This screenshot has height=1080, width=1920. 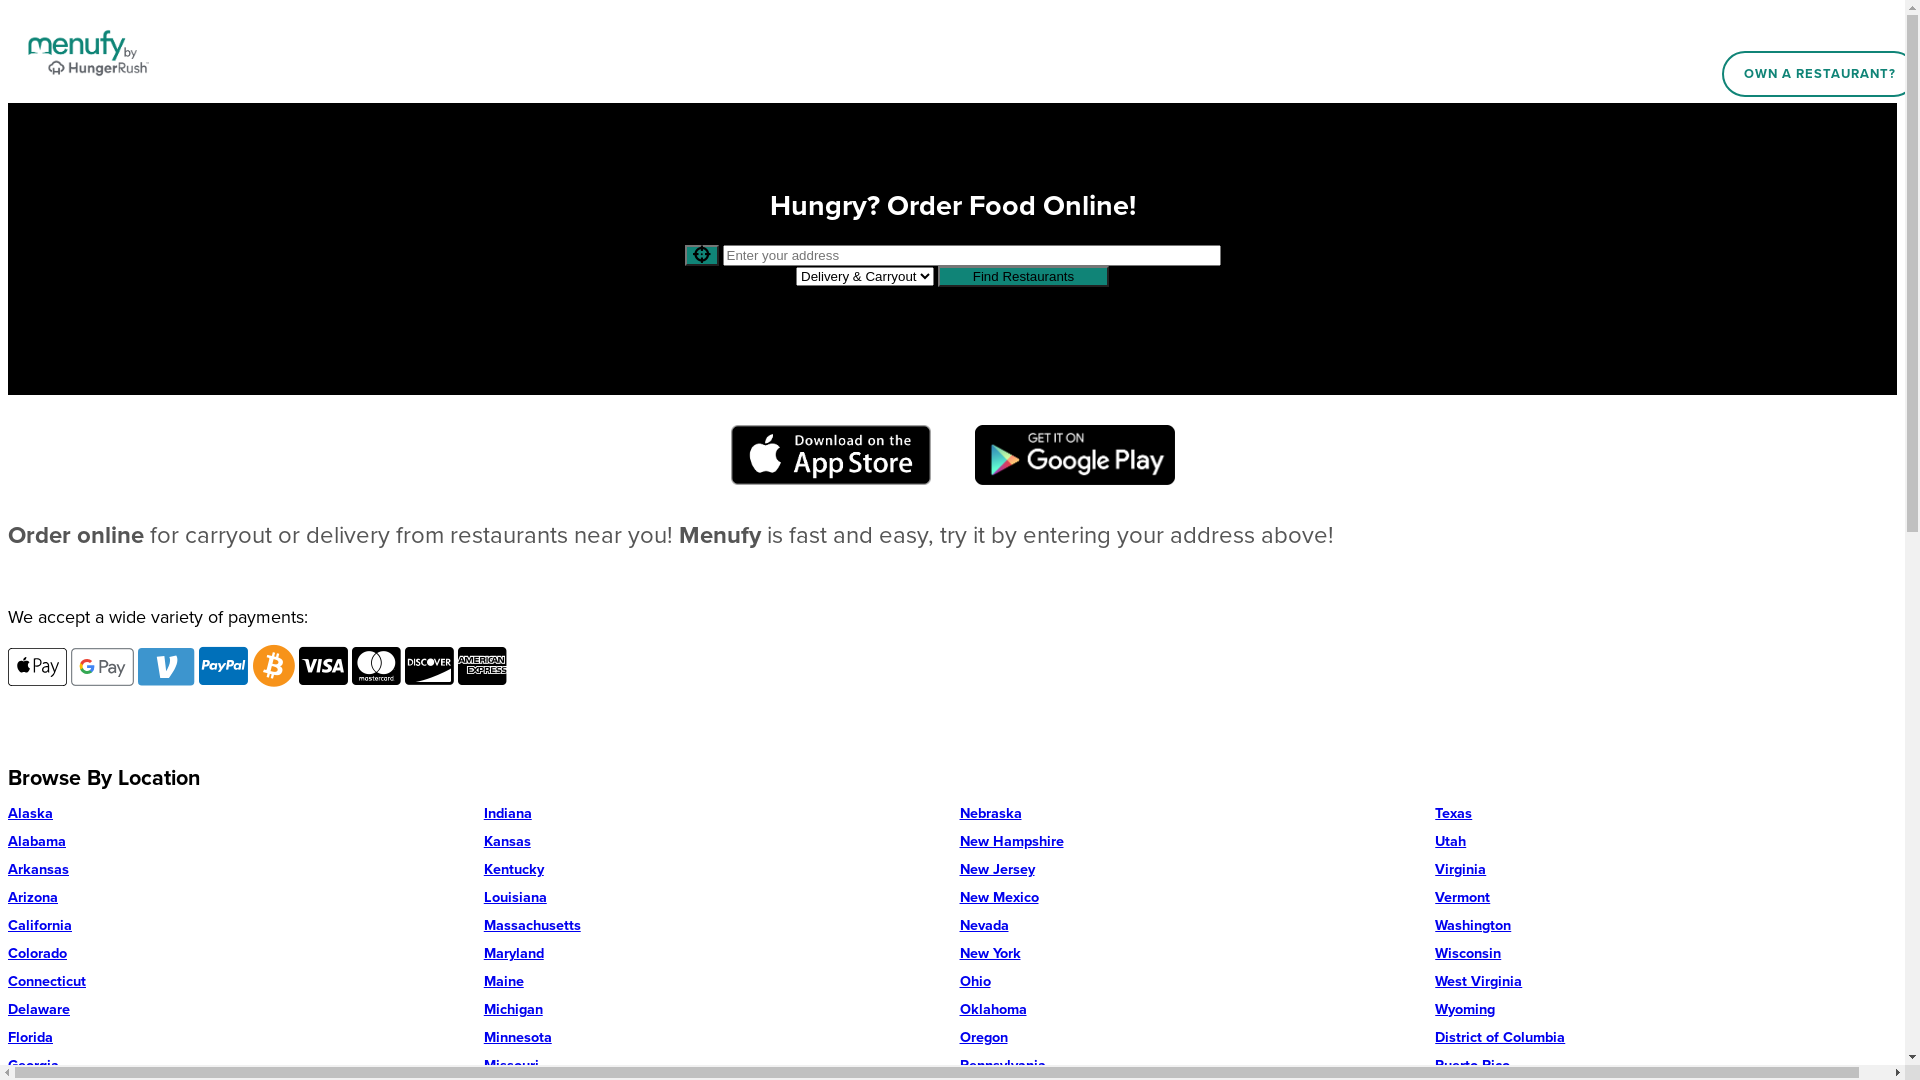 I want to click on 'Accepts Venmo', so click(x=137, y=667).